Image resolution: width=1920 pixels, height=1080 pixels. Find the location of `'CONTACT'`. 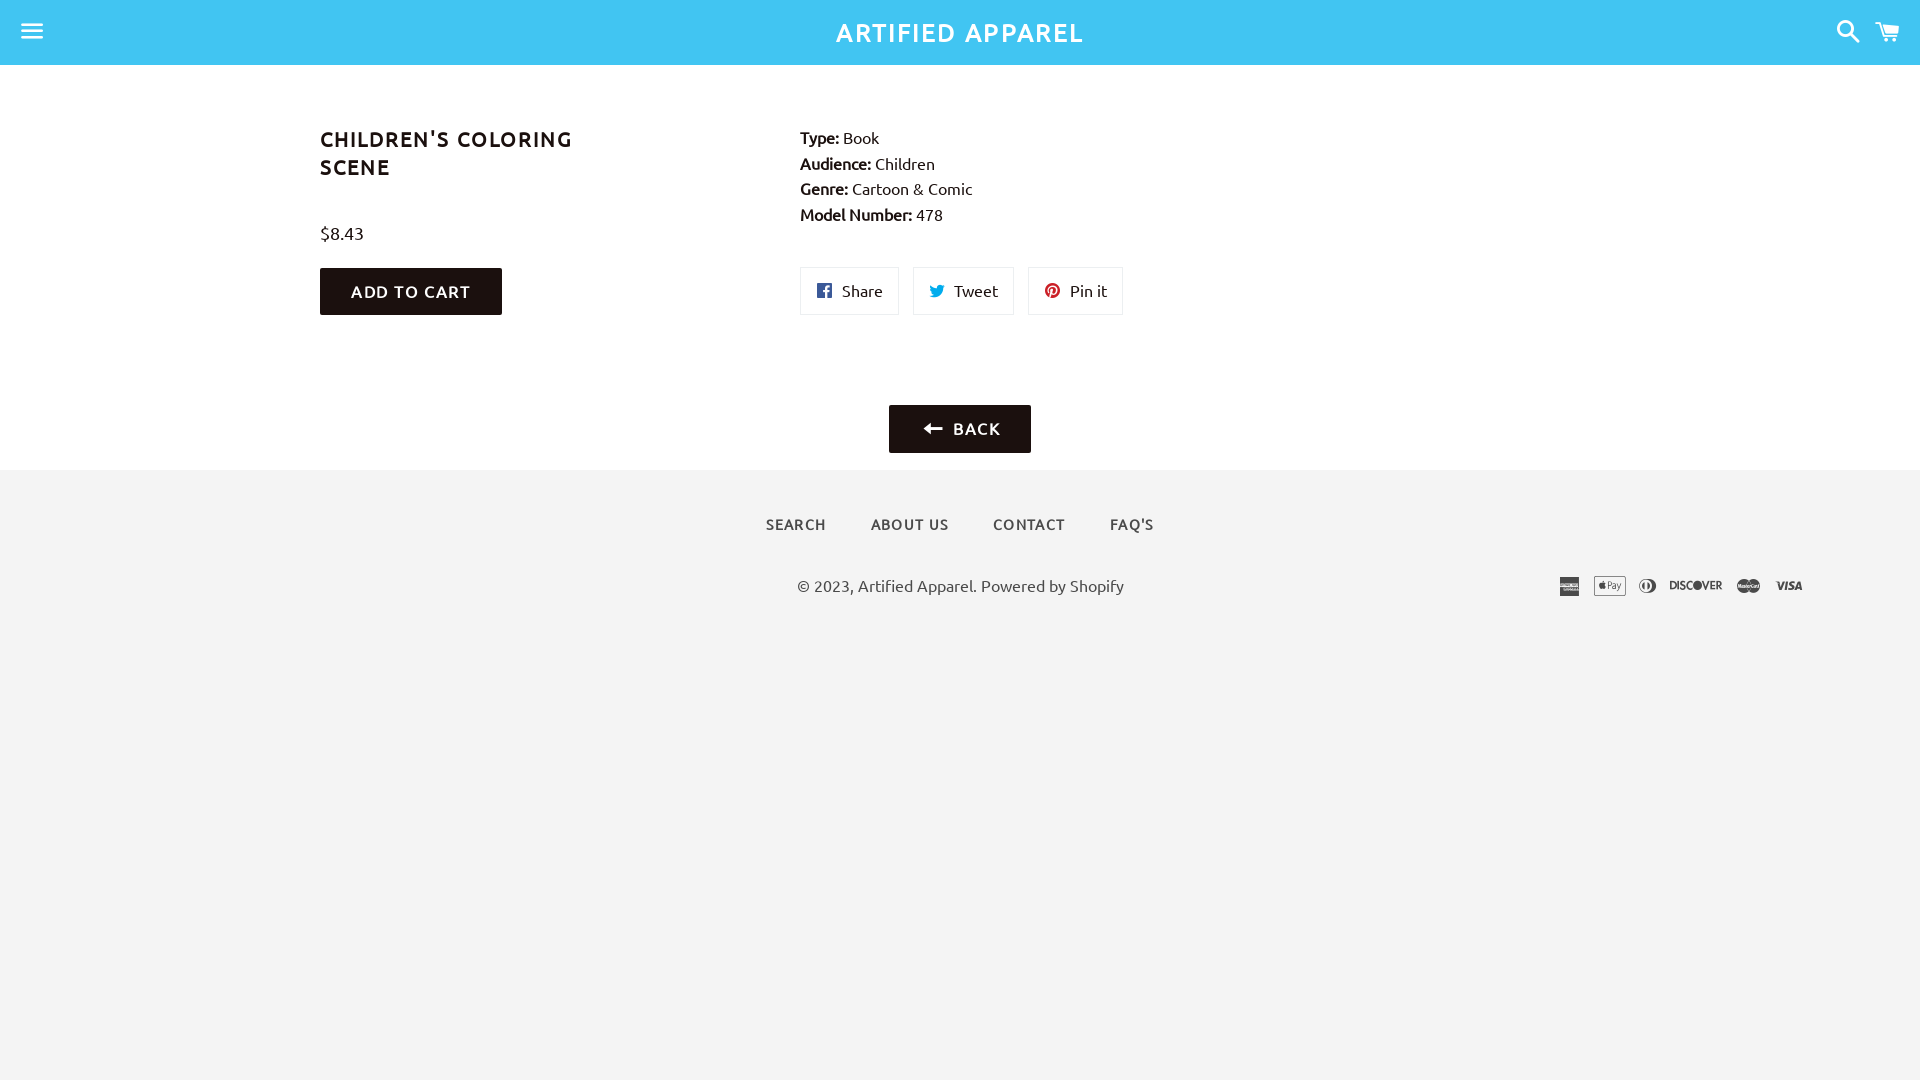

'CONTACT' is located at coordinates (1029, 523).